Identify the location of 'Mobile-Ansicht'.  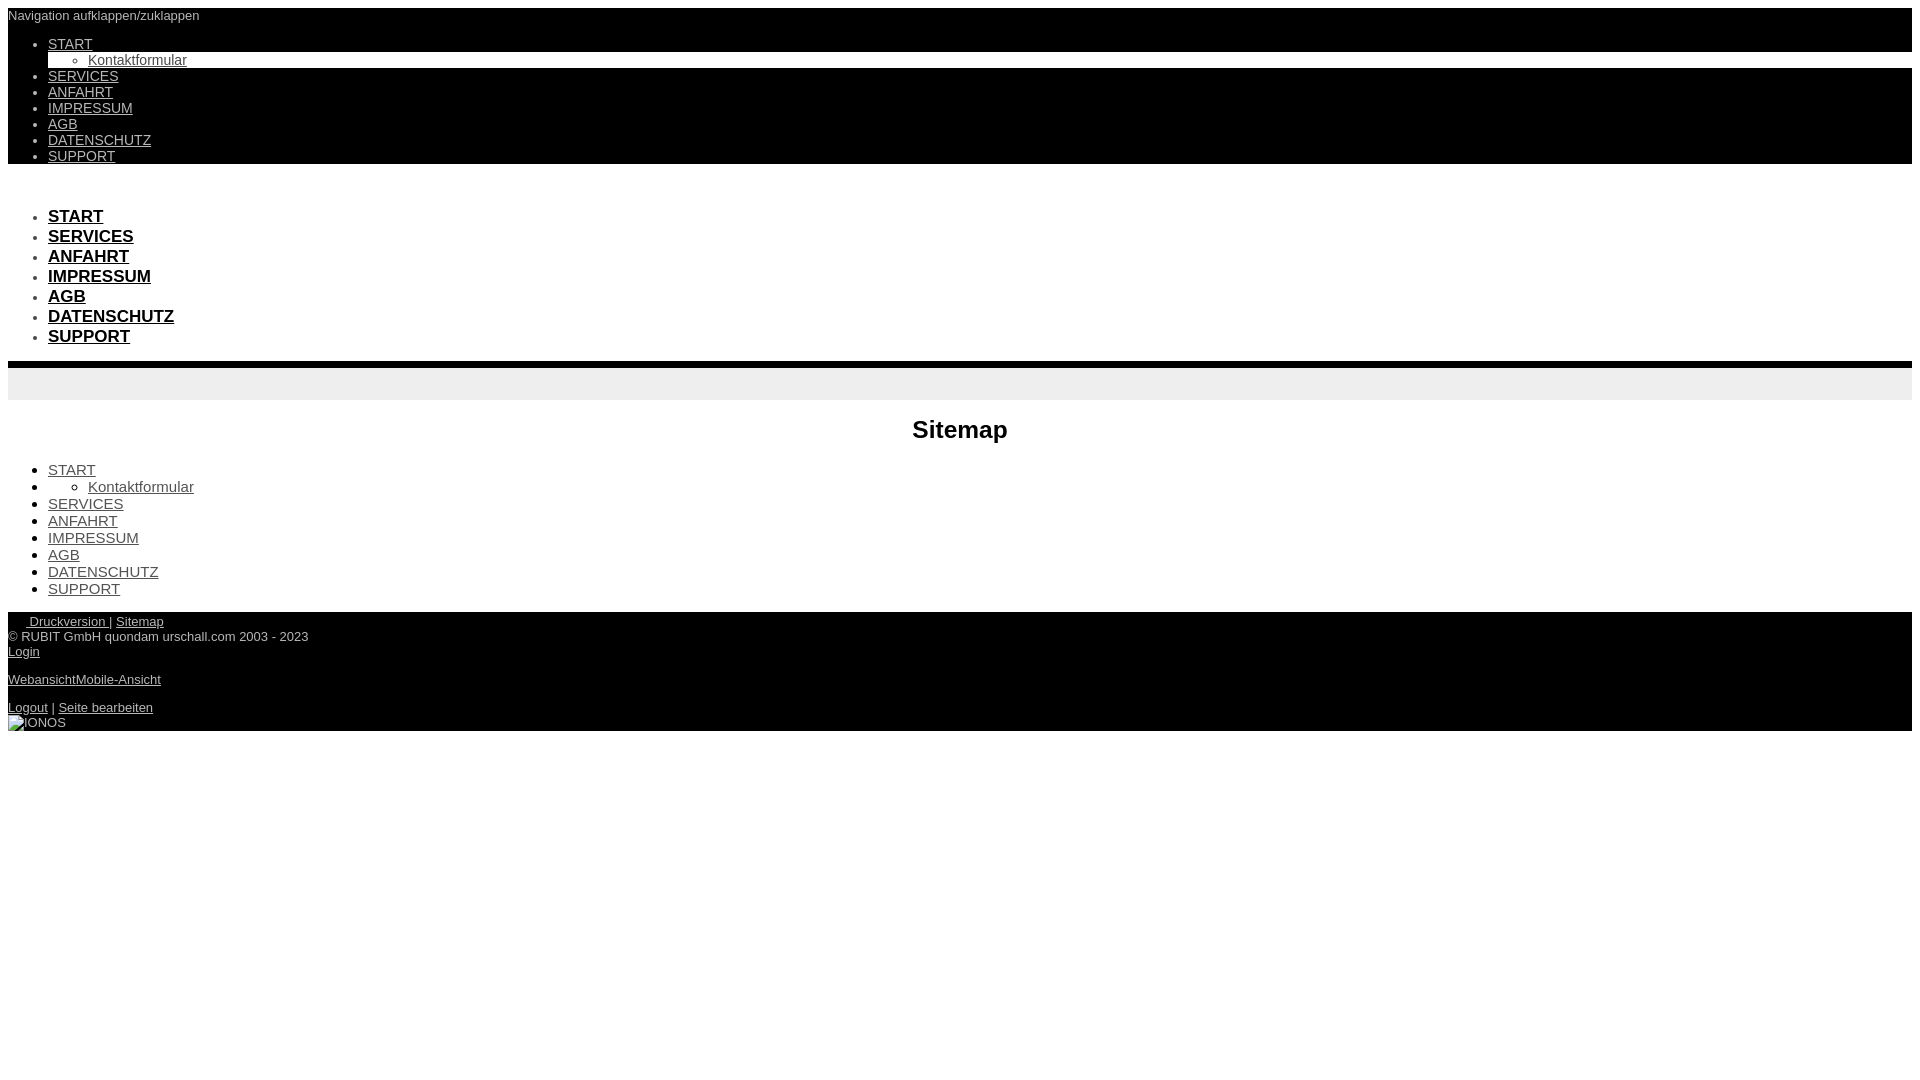
(76, 678).